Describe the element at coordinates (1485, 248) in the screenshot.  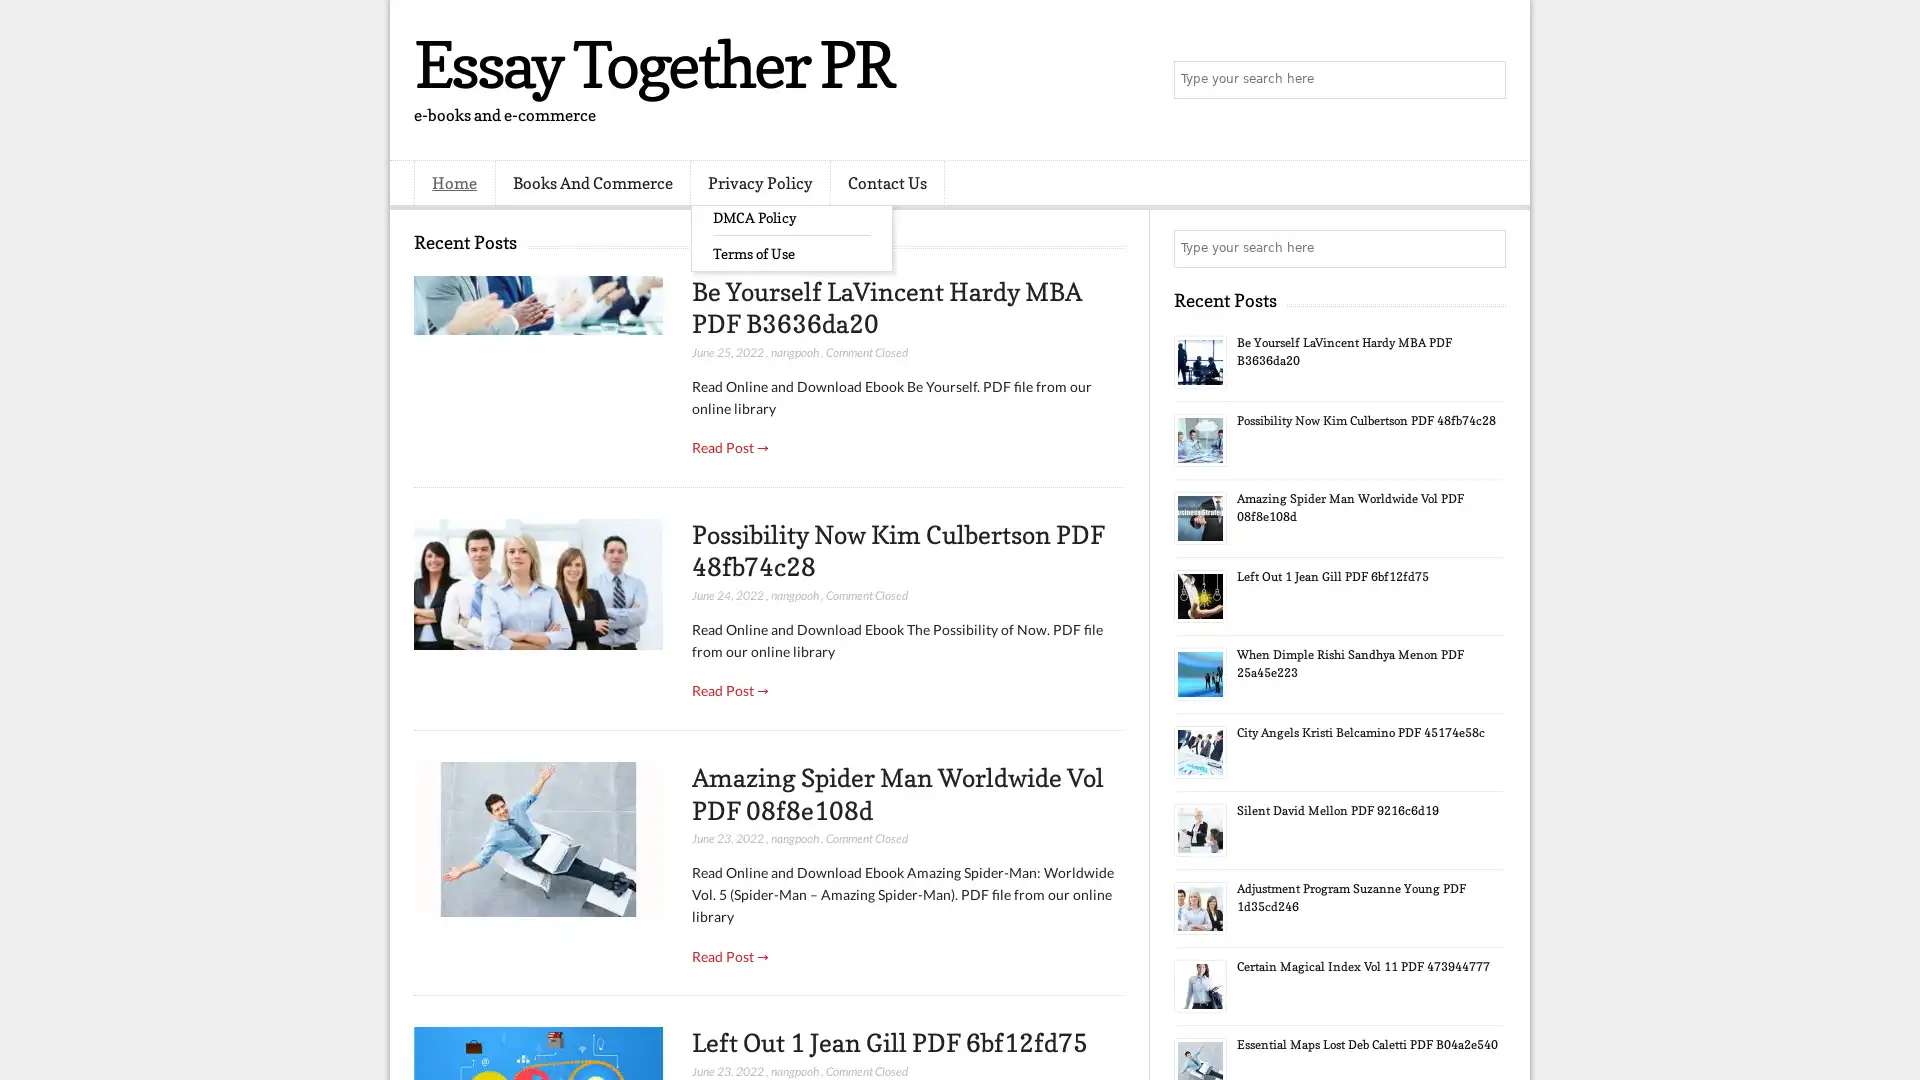
I see `Search` at that location.